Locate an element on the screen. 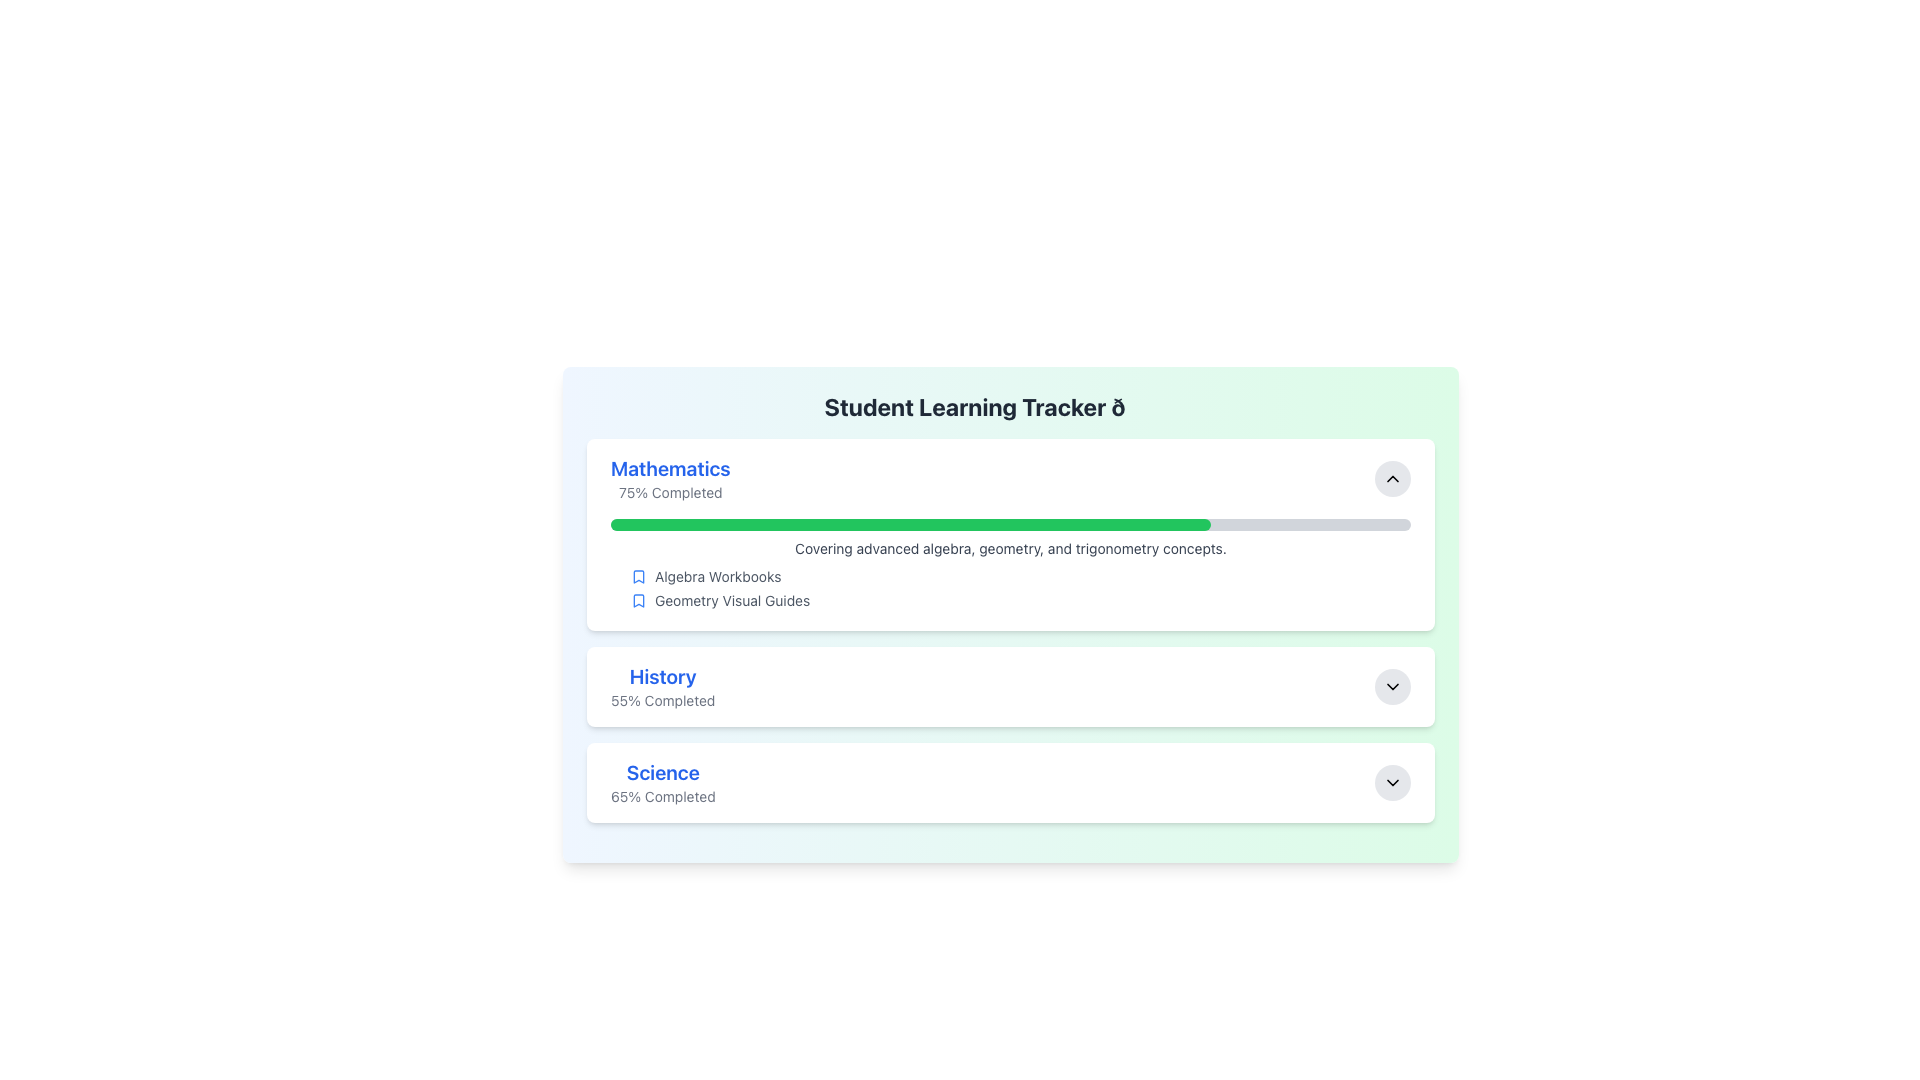  the circular button with a light gray background and a downward-facing chevron icon is located at coordinates (1391, 782).